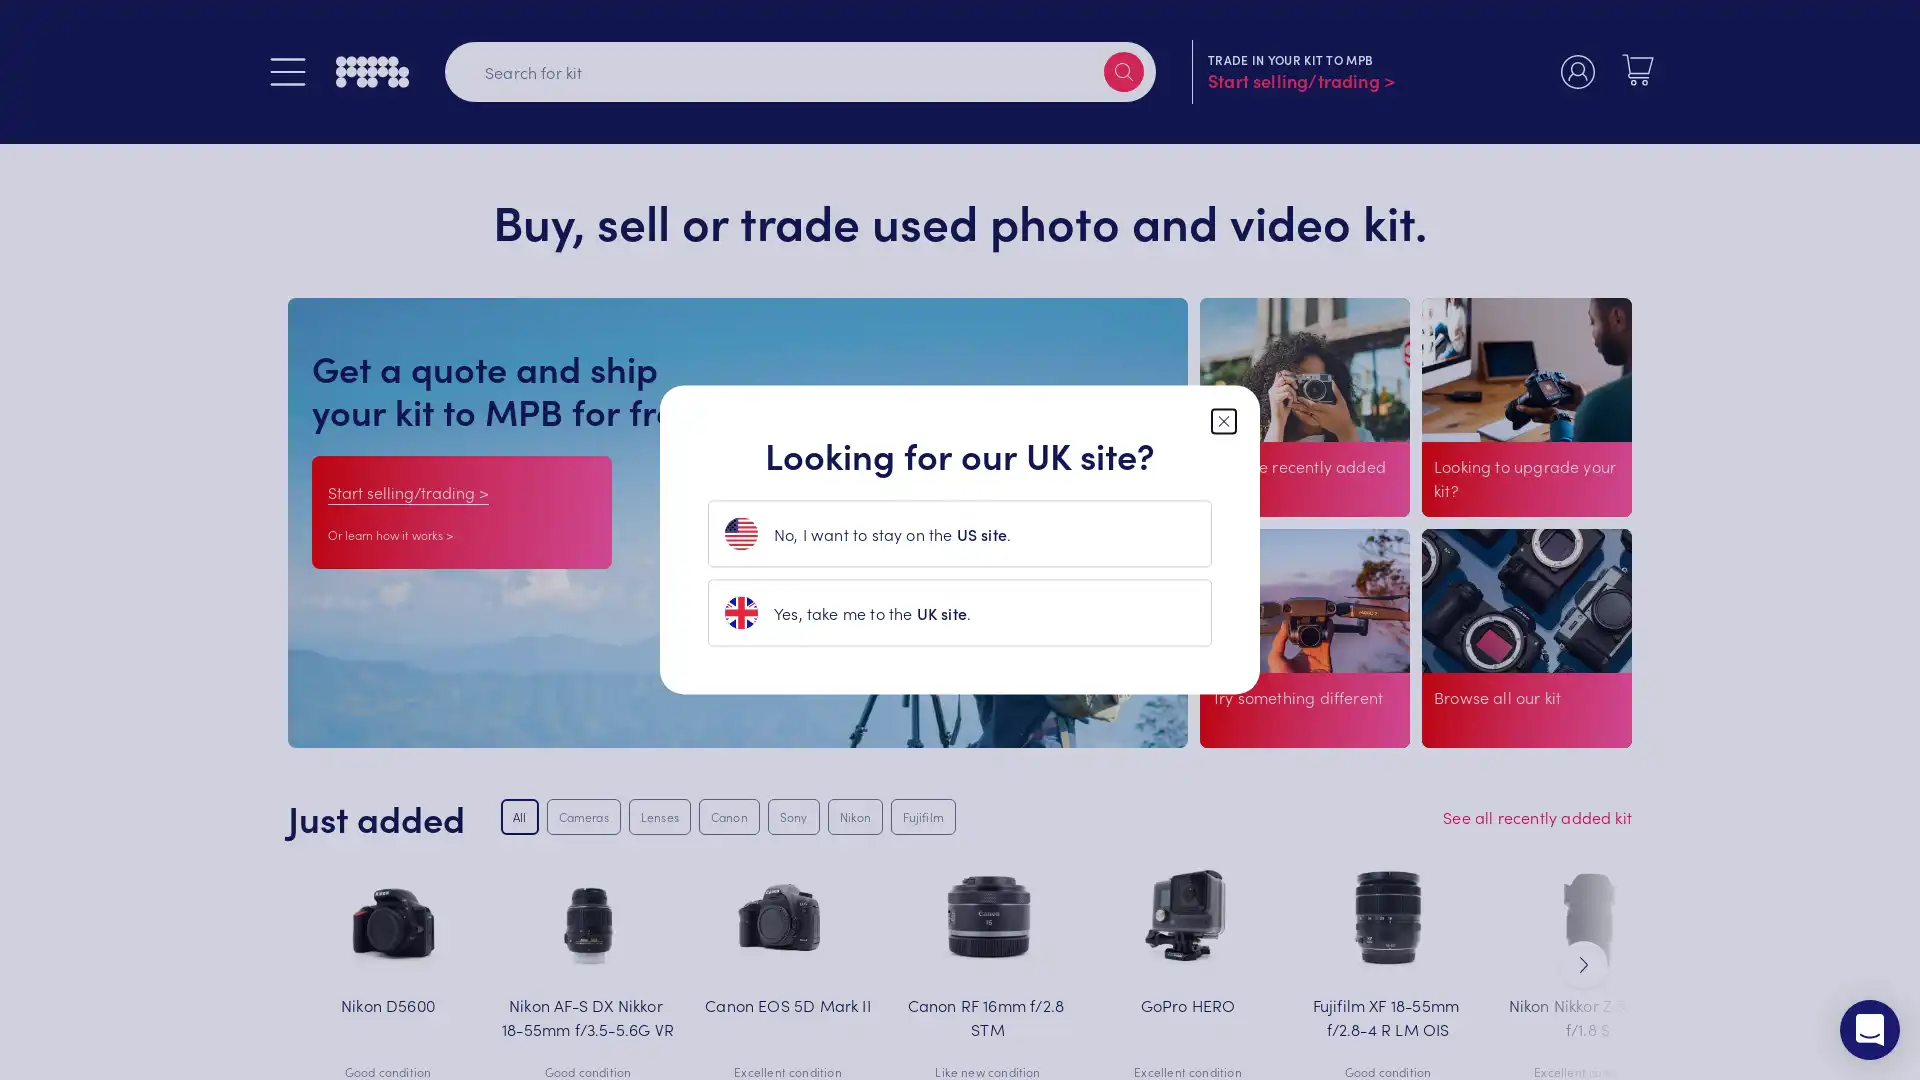  Describe the element at coordinates (1577, 71) in the screenshot. I see `Account` at that location.